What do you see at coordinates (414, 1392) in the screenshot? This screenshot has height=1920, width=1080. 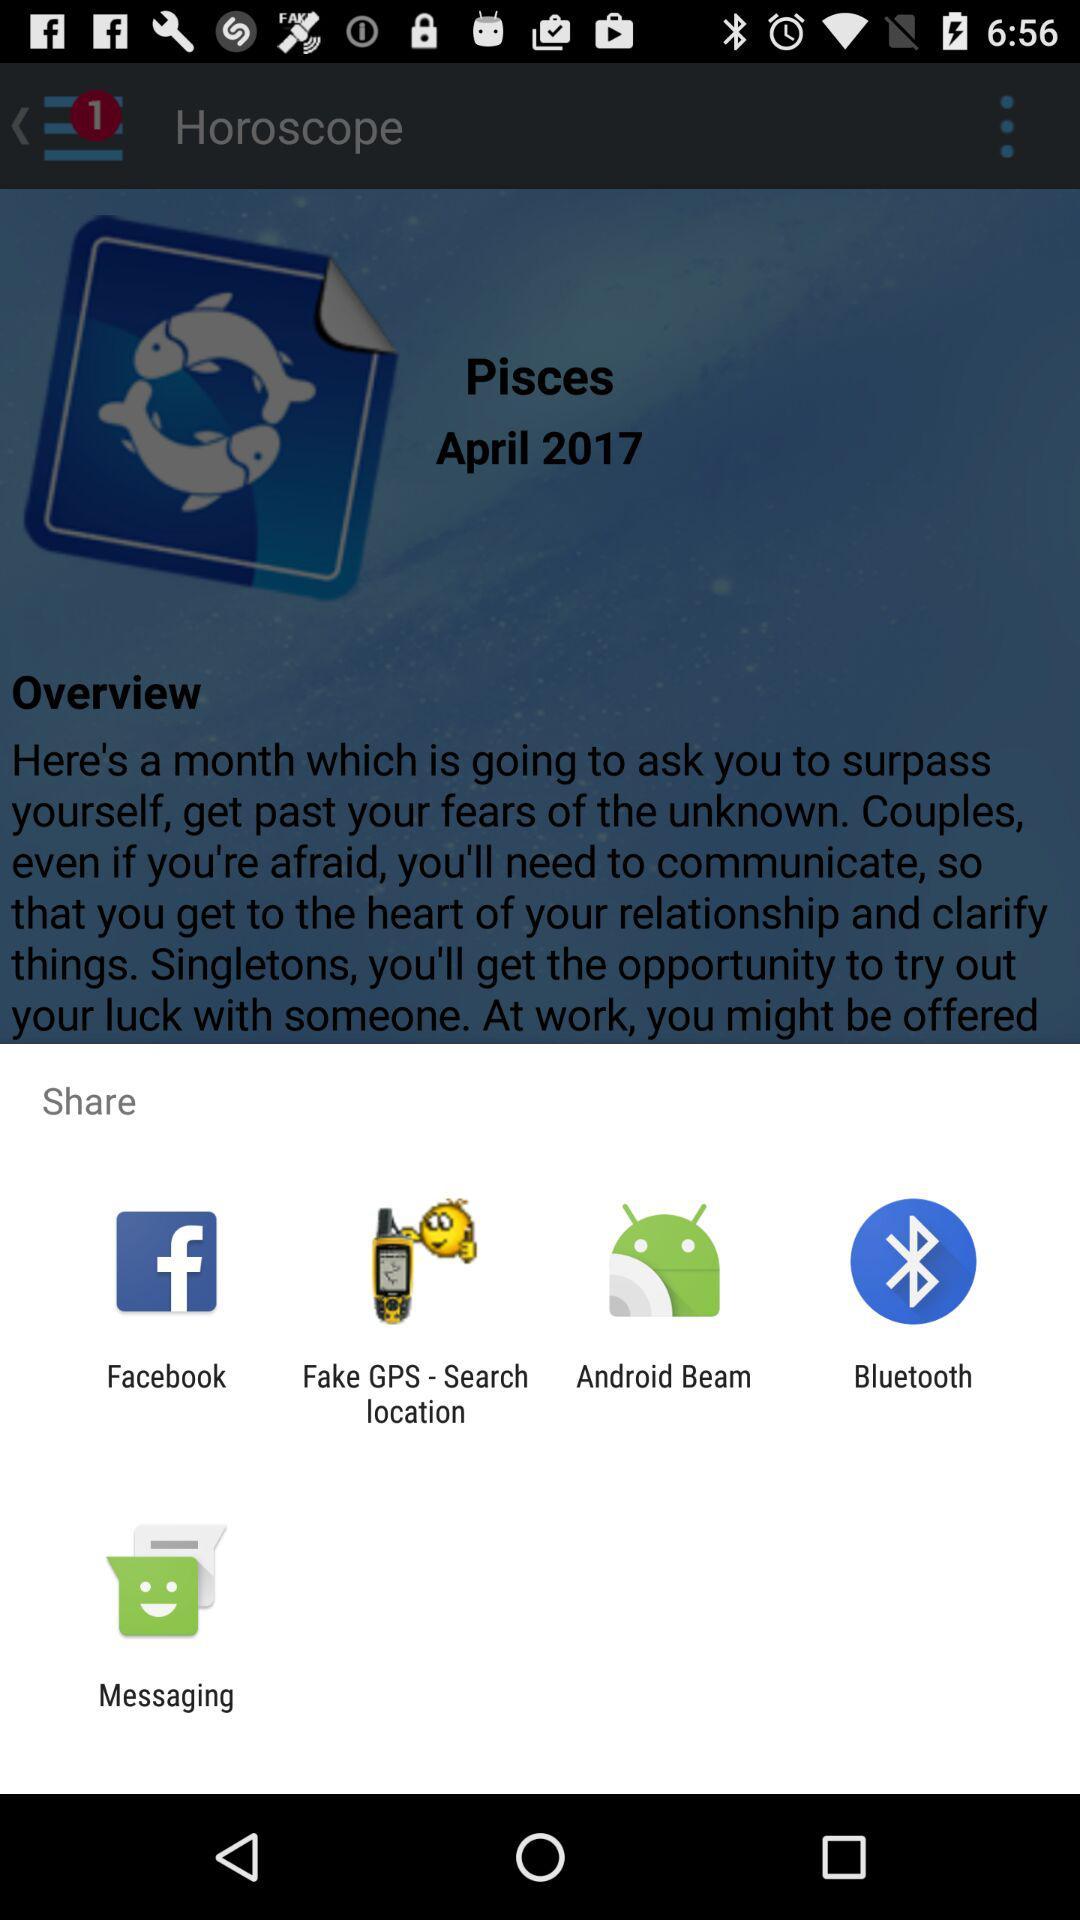 I see `icon to the right of facebook app` at bounding box center [414, 1392].